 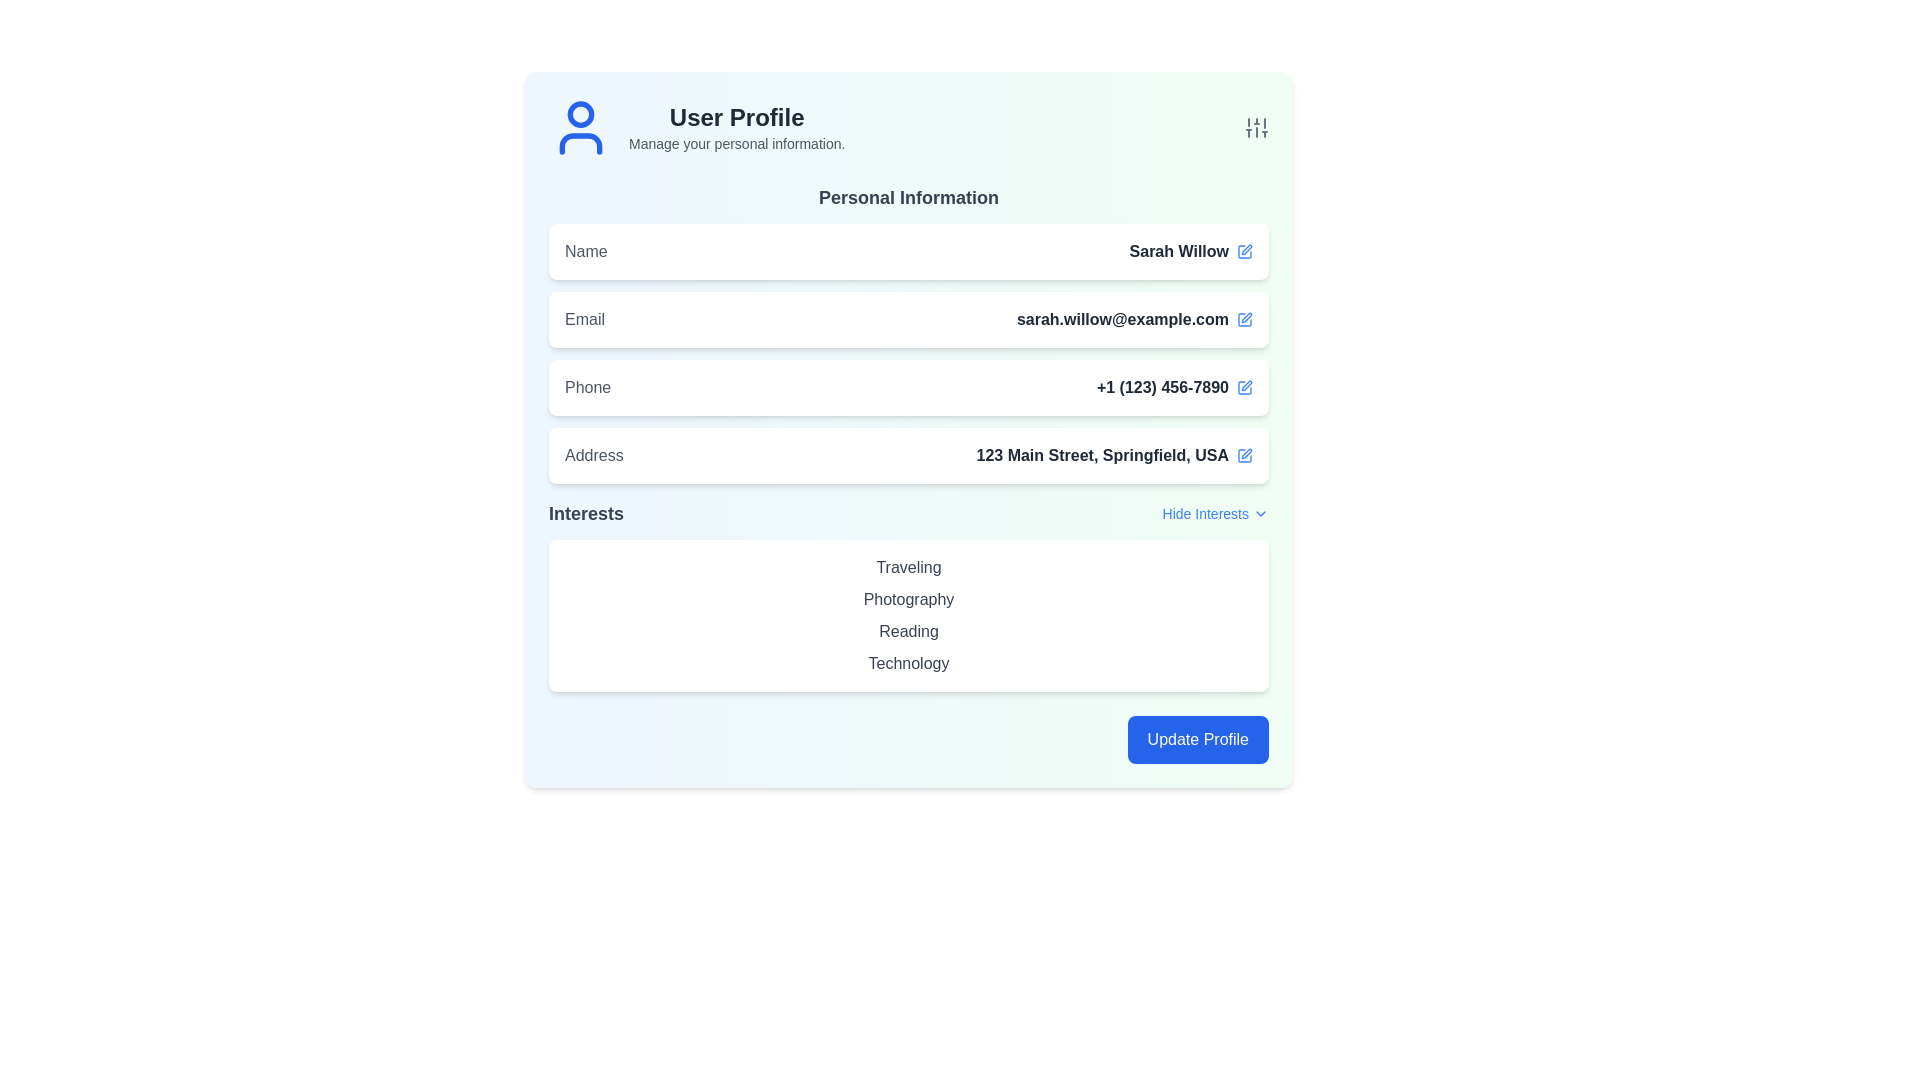 I want to click on the Edit IconButton located at the far right edge of the Address field row, so click(x=1243, y=455).